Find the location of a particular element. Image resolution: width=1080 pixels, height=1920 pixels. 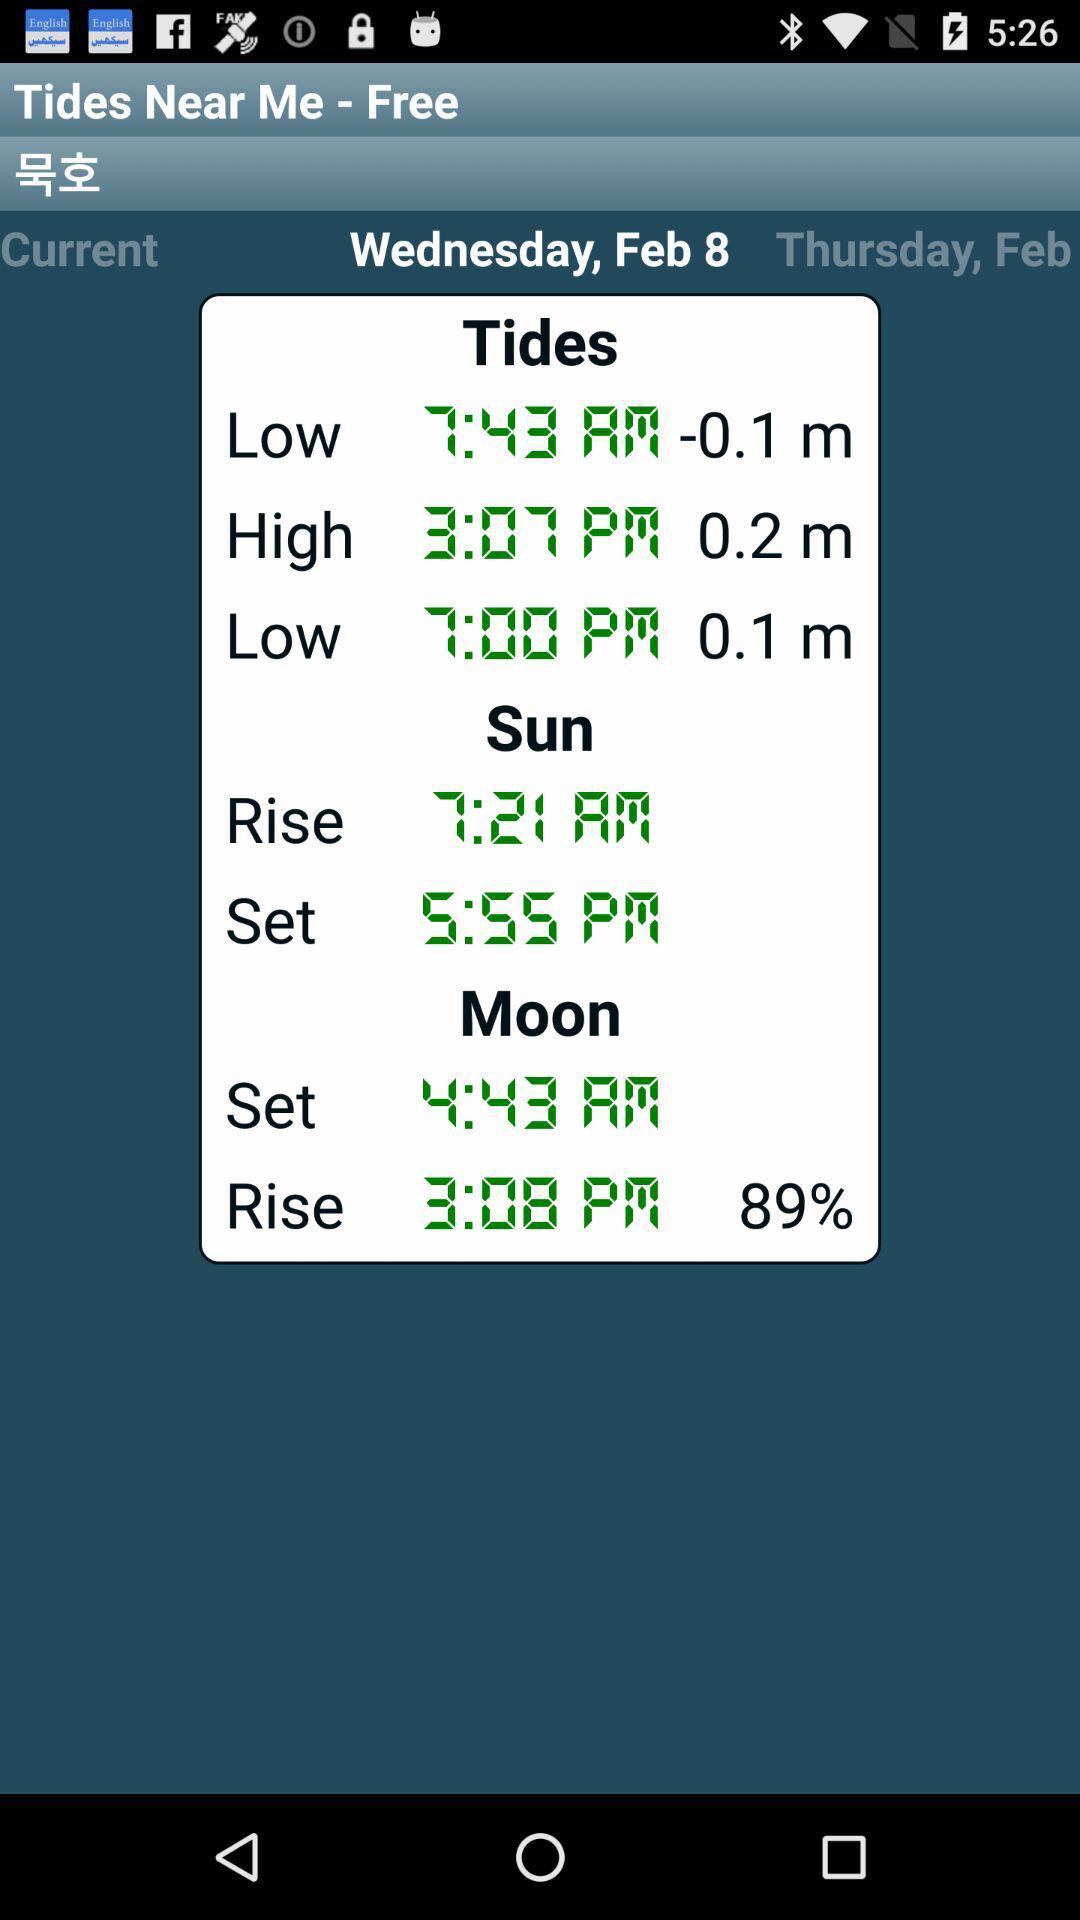

item above the moon icon is located at coordinates (540, 916).